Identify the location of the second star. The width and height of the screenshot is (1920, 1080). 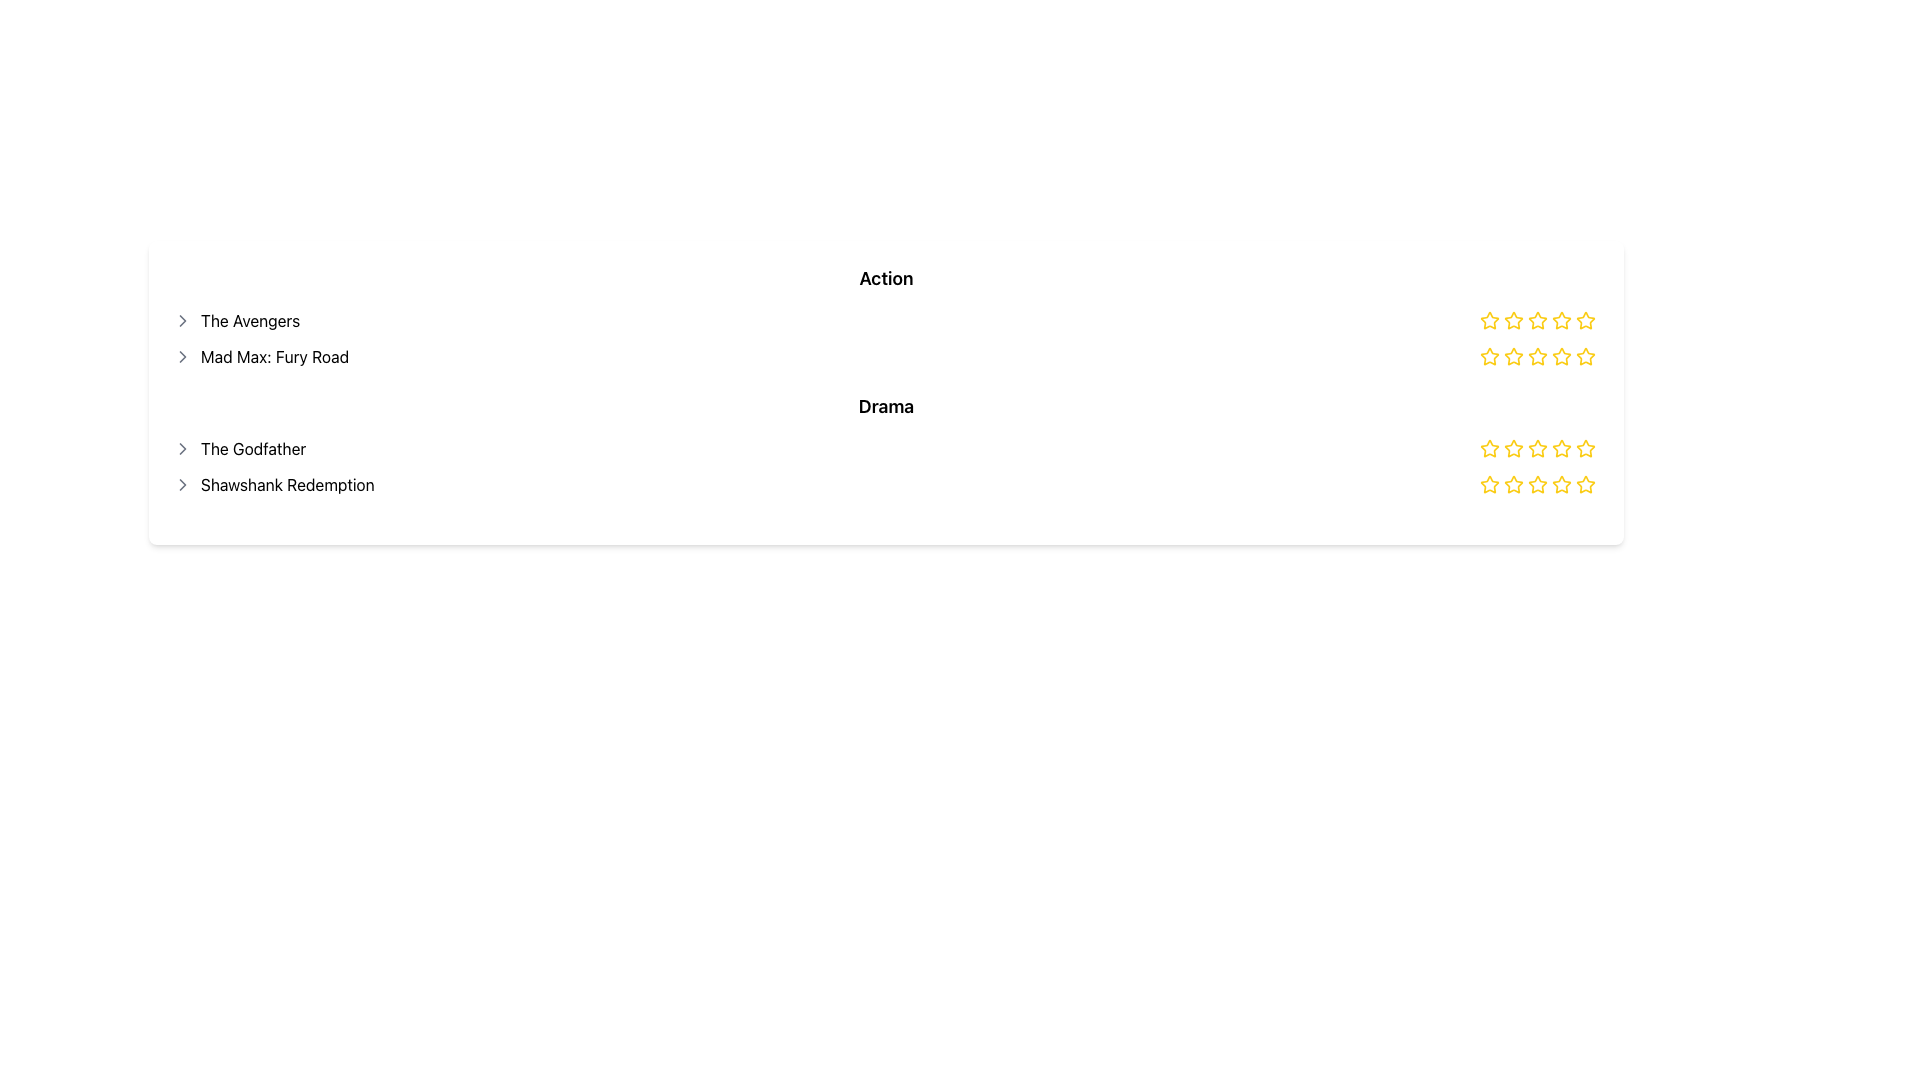
(1512, 354).